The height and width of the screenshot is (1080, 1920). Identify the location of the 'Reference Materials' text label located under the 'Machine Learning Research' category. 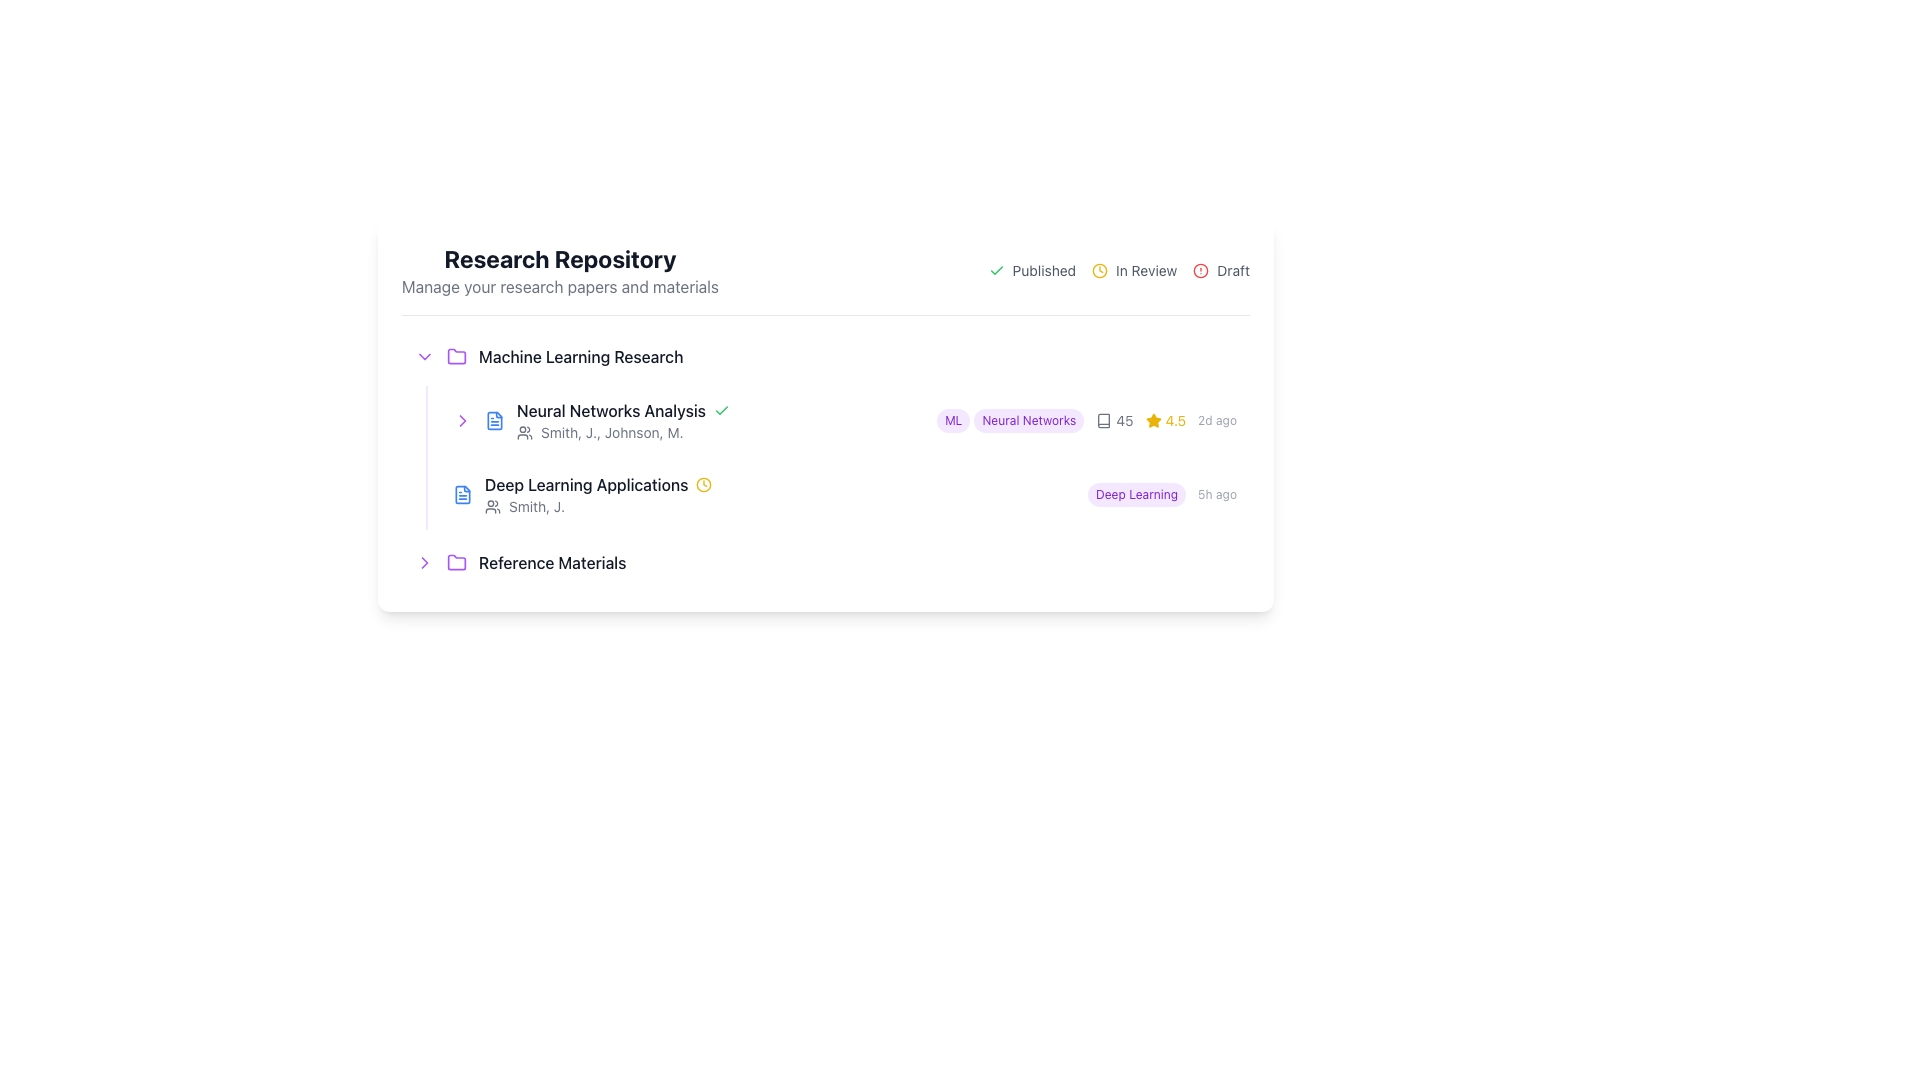
(552, 563).